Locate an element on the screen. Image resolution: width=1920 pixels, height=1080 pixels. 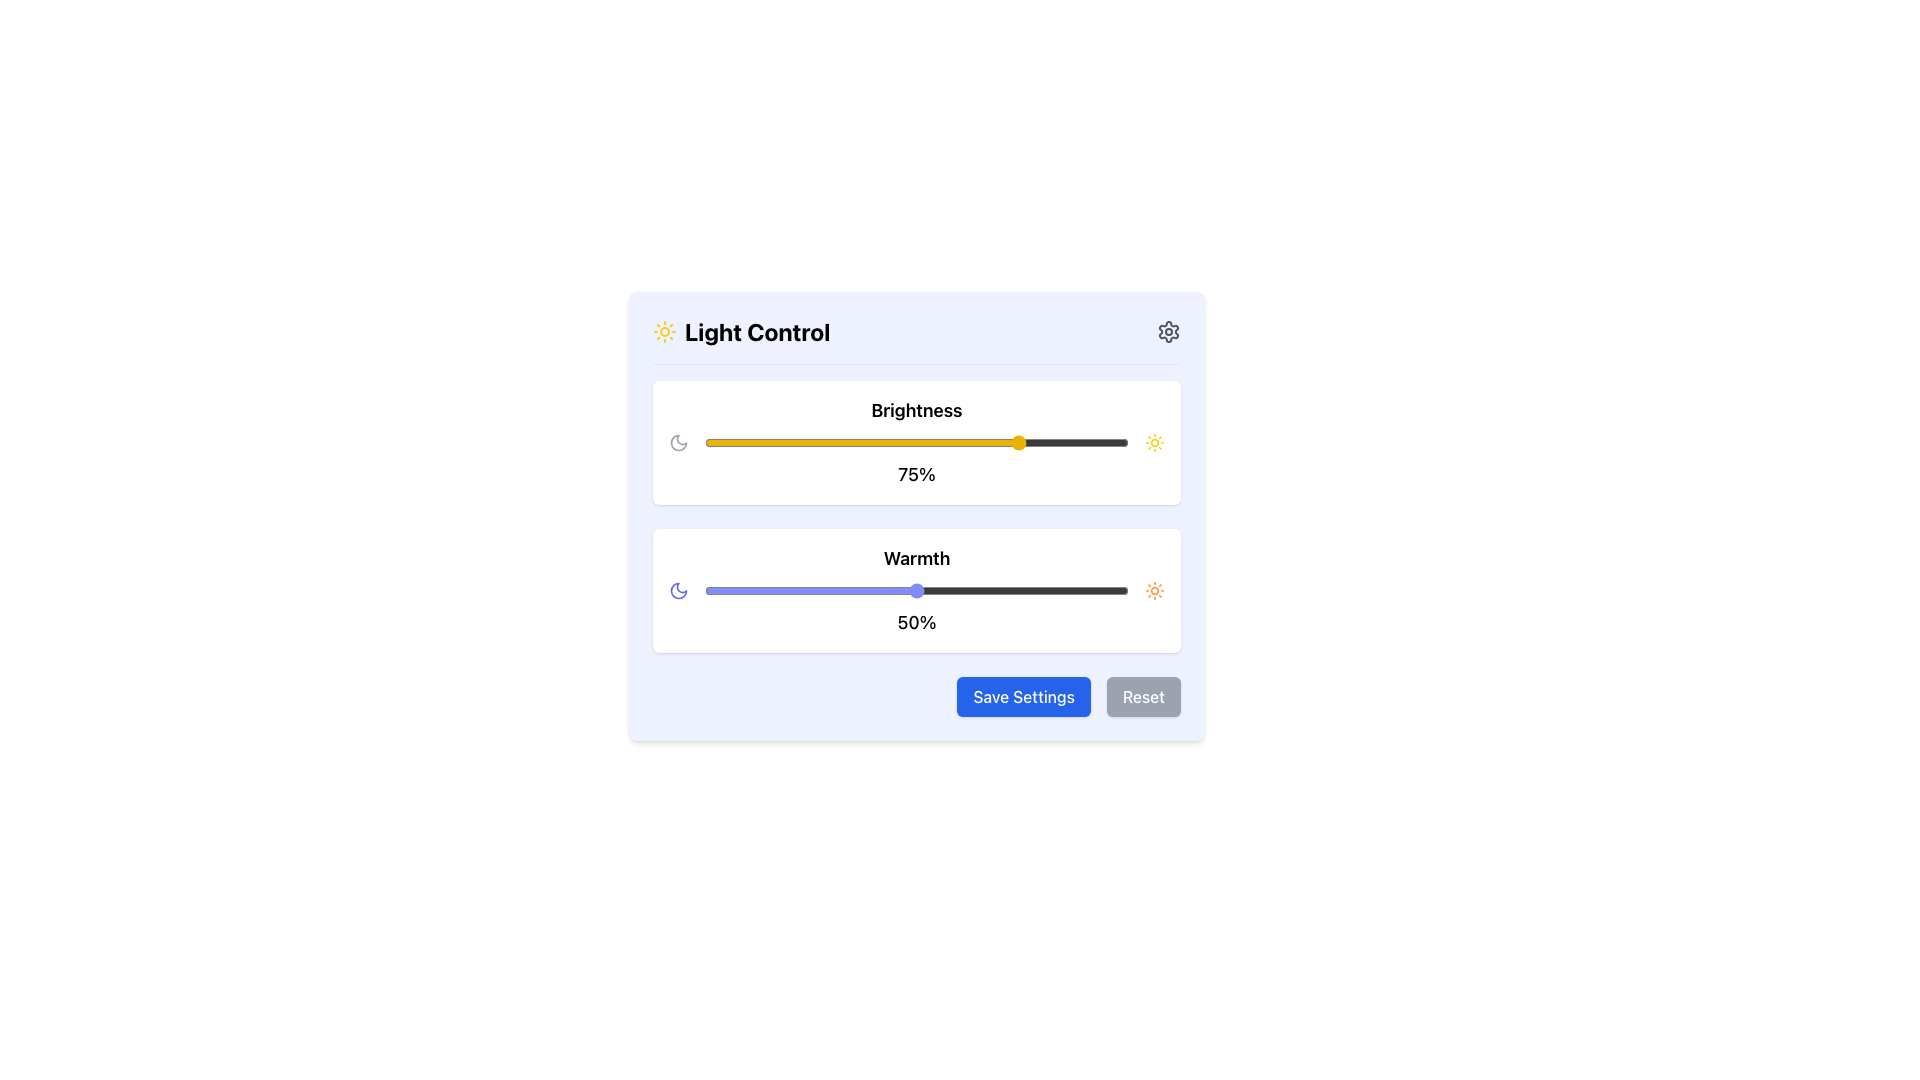
warmth is located at coordinates (890, 589).